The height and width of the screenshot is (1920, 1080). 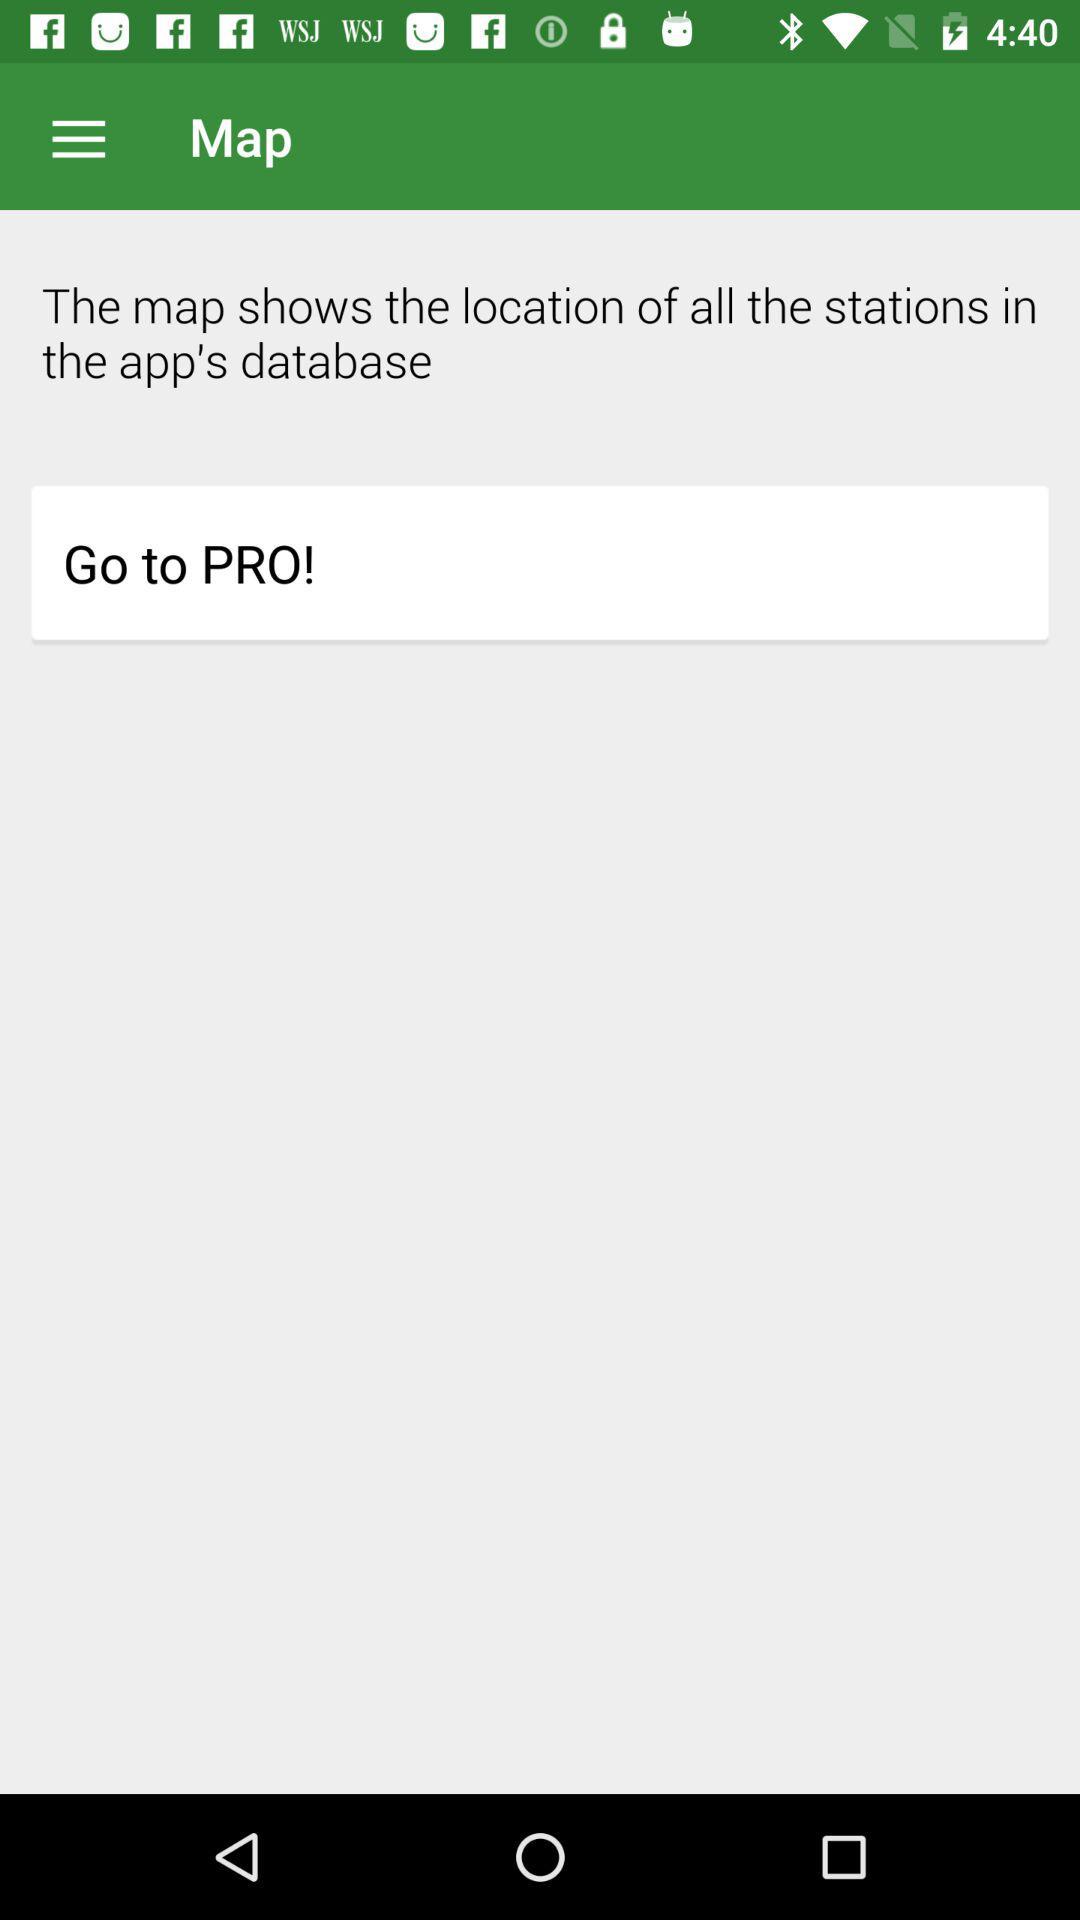 What do you see at coordinates (88, 135) in the screenshot?
I see `open menu` at bounding box center [88, 135].